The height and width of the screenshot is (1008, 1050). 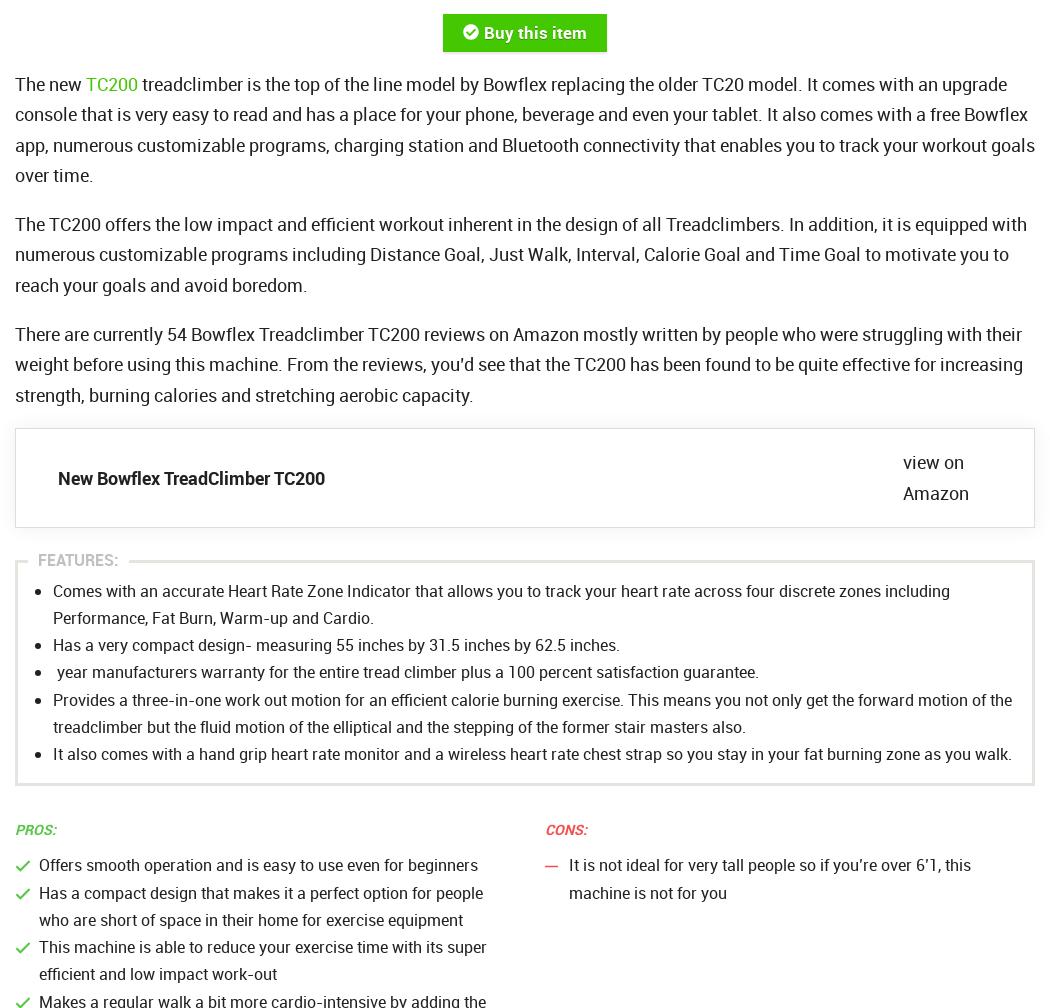 What do you see at coordinates (49, 82) in the screenshot?
I see `'The new'` at bounding box center [49, 82].